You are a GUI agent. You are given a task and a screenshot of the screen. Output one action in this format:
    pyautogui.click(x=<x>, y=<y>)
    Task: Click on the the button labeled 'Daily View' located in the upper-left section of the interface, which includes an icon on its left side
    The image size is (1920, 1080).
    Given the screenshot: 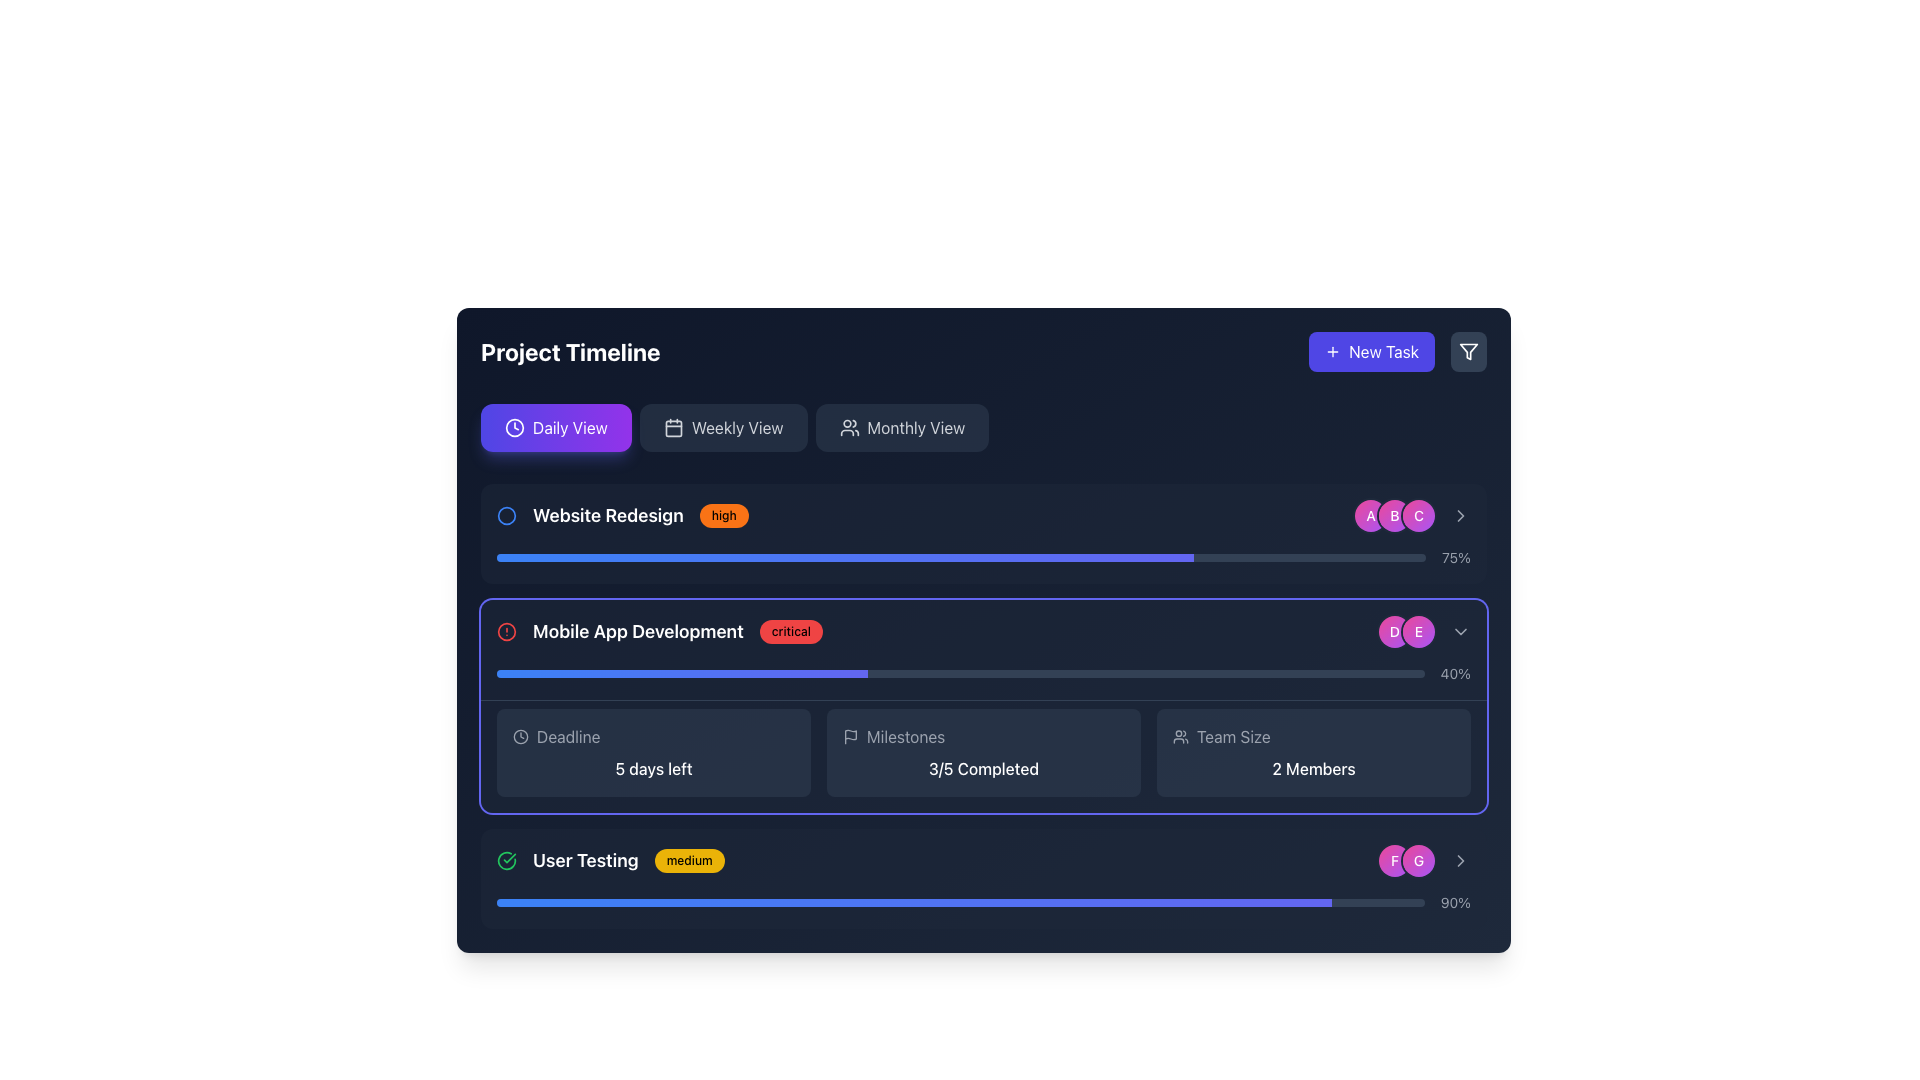 What is the action you would take?
    pyautogui.click(x=569, y=427)
    